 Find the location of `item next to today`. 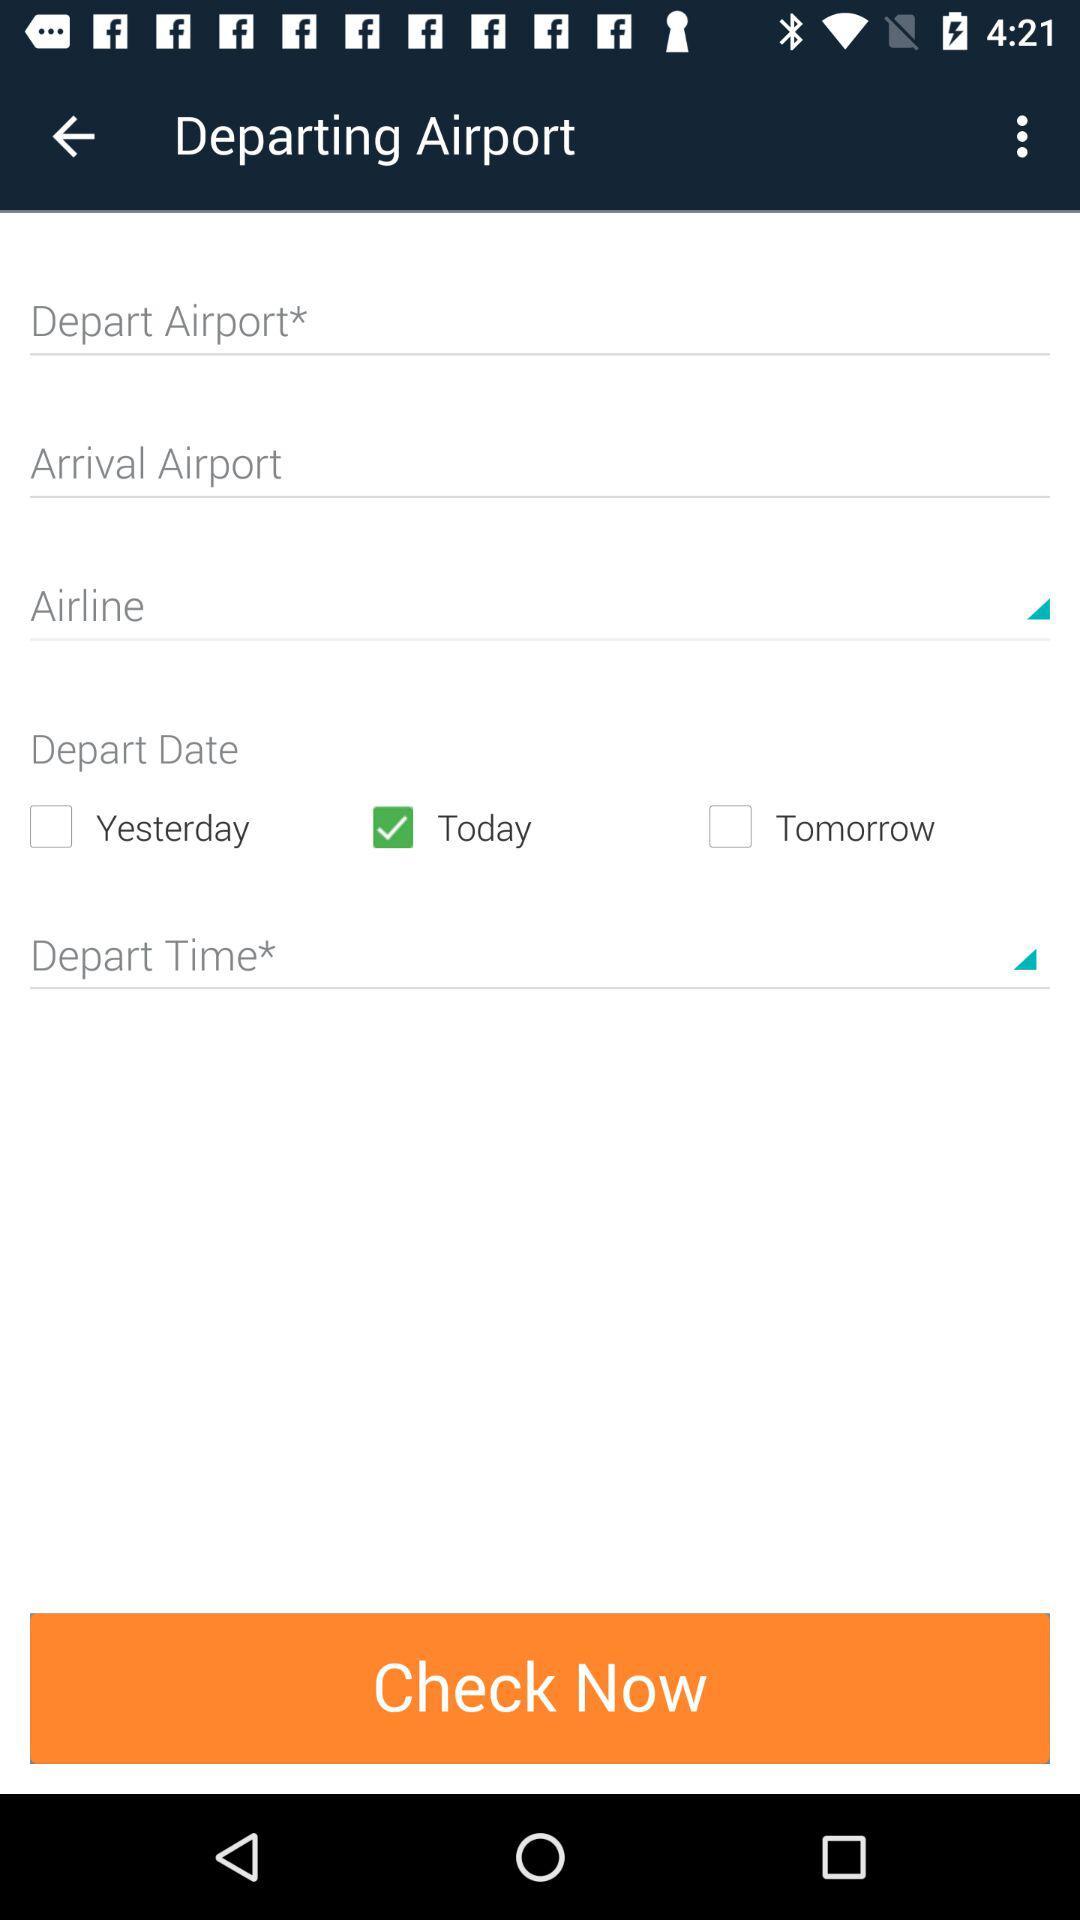

item next to today is located at coordinates (199, 826).